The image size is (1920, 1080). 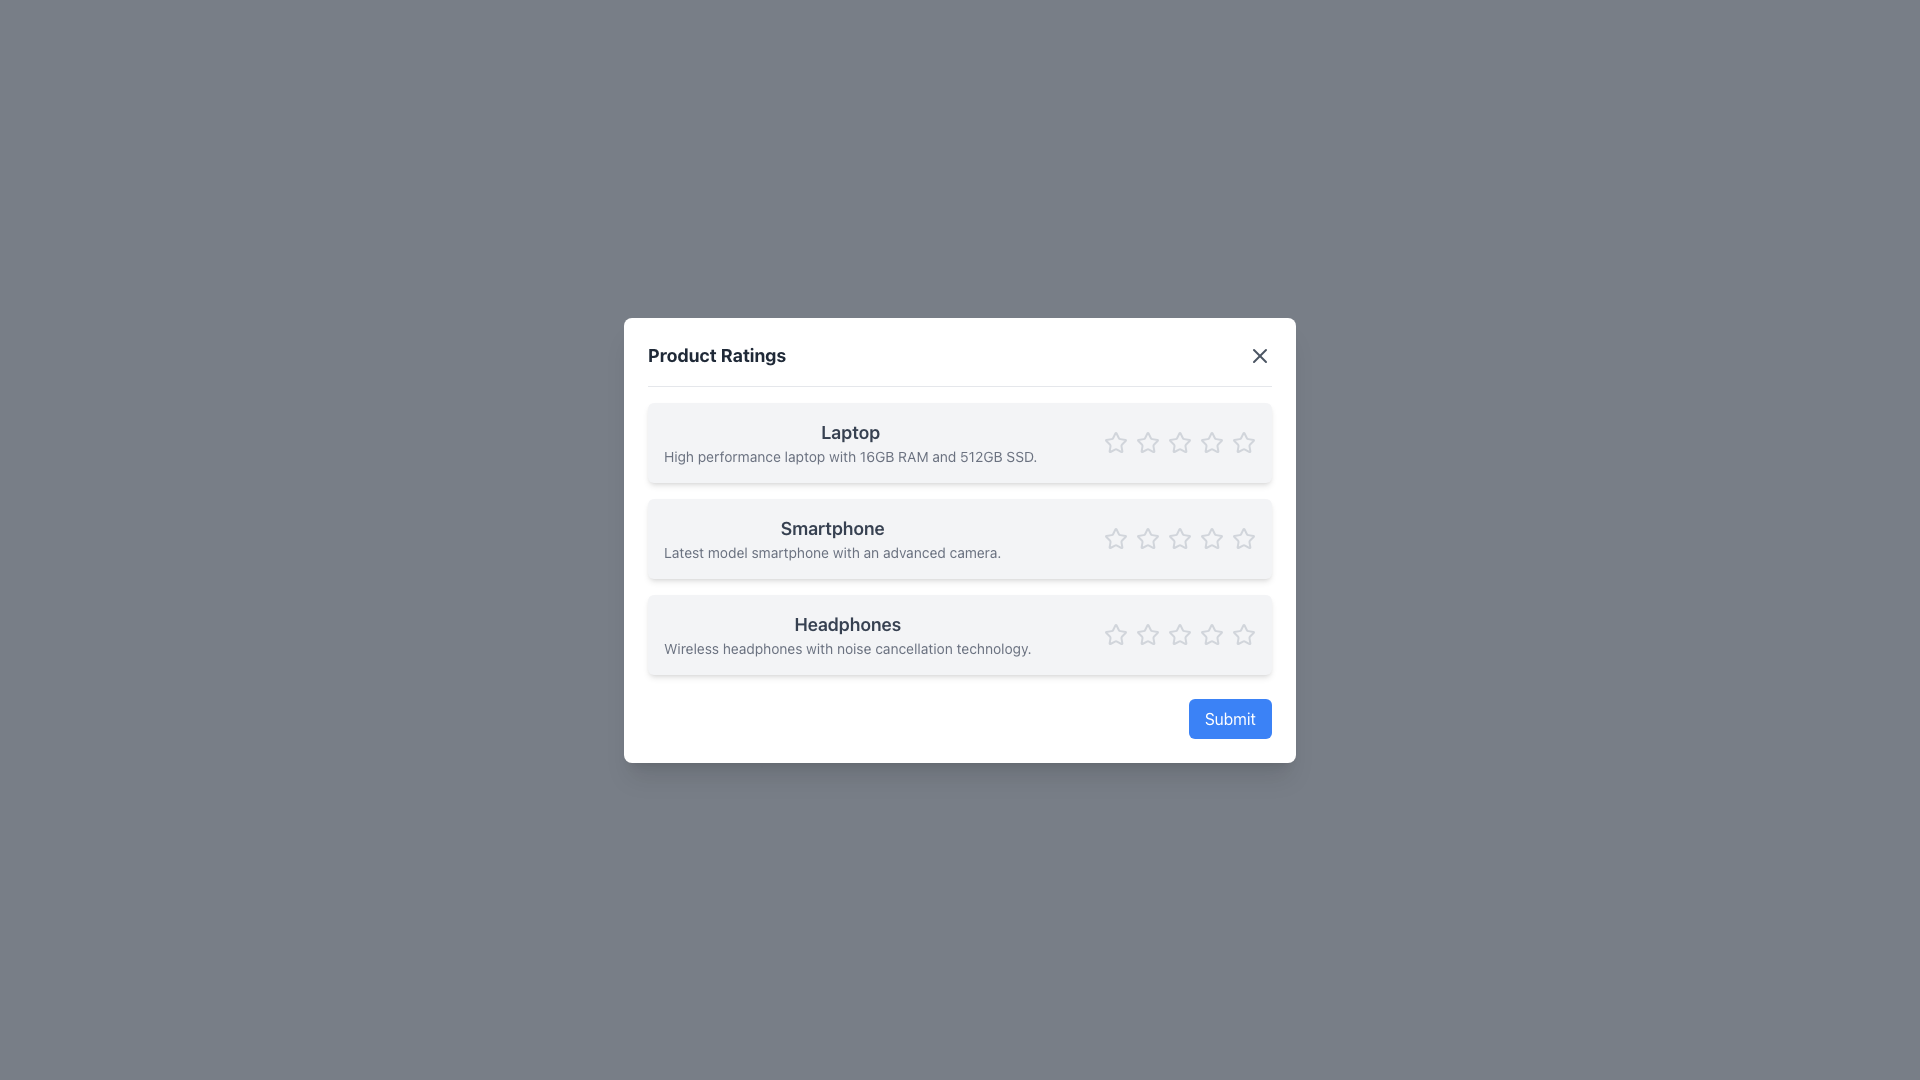 I want to click on the sixth Interactive Star Icon in the rating system for the 'Laptop' category, so click(x=1242, y=441).